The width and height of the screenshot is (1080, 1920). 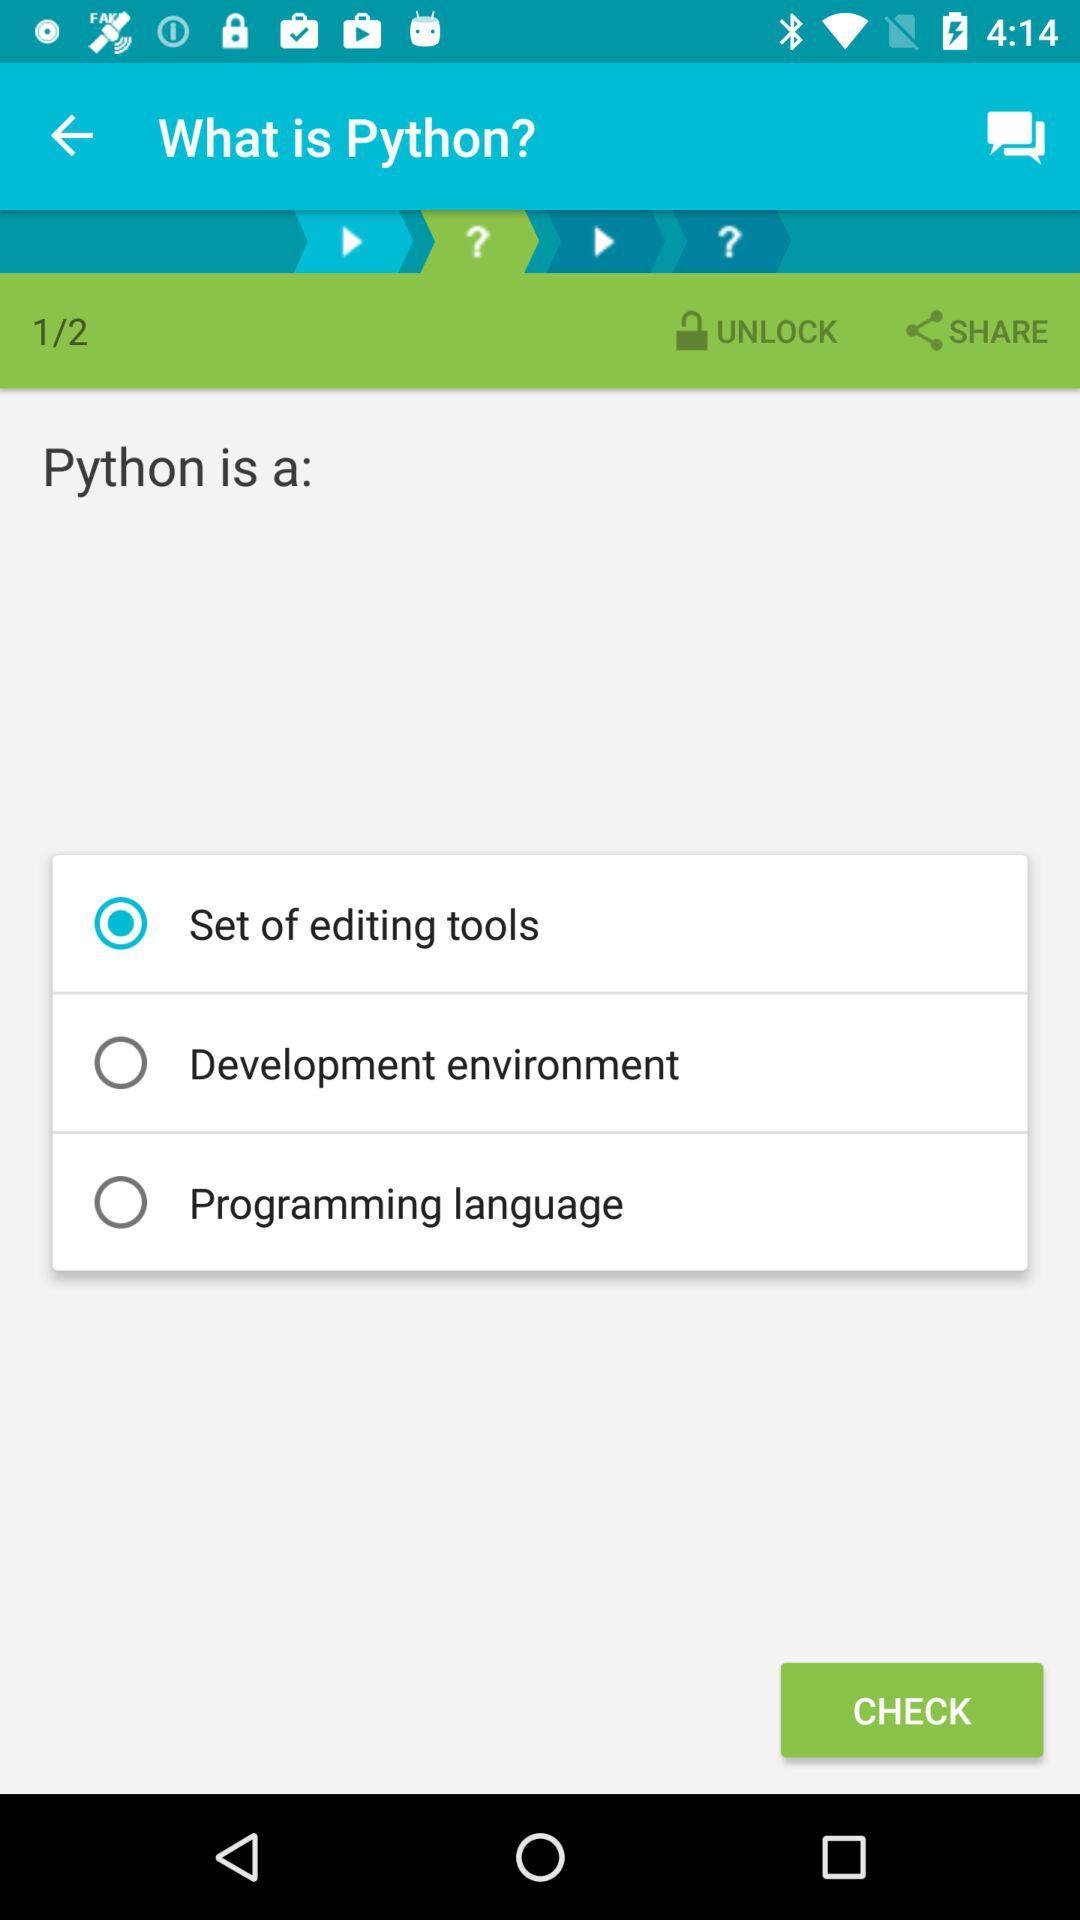 What do you see at coordinates (911, 1708) in the screenshot?
I see `the check icon` at bounding box center [911, 1708].